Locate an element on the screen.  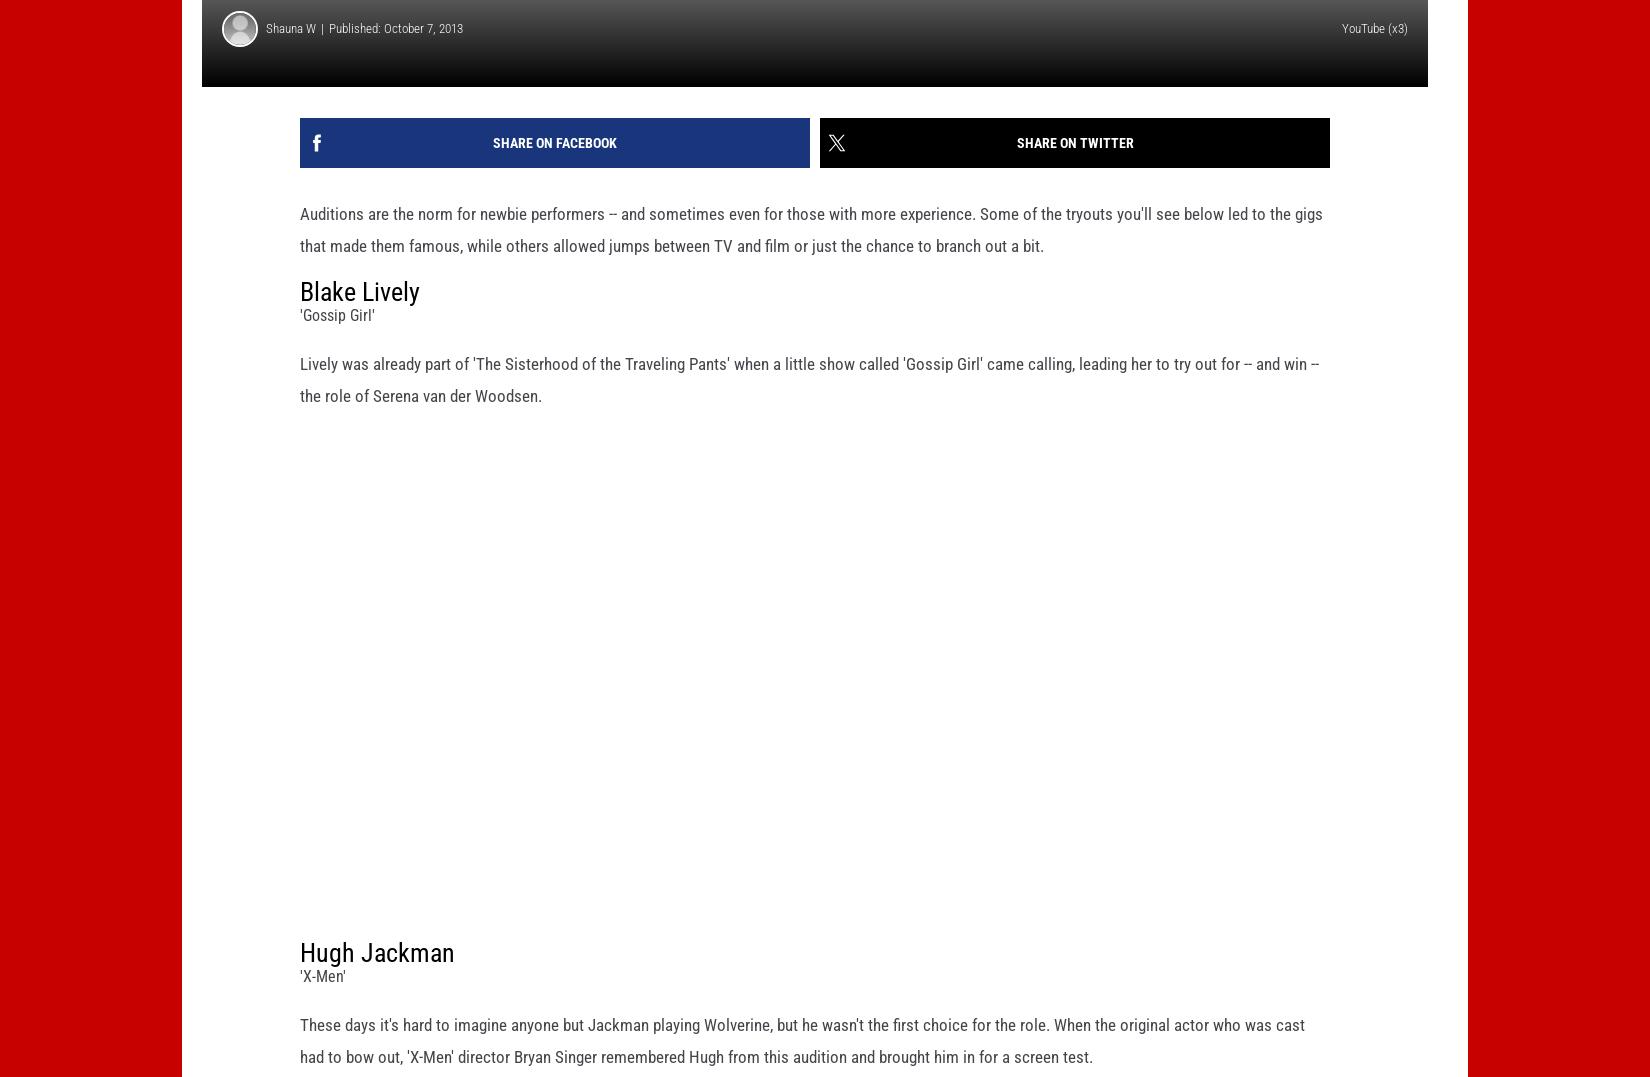
'Blake Lively' is located at coordinates (360, 322).